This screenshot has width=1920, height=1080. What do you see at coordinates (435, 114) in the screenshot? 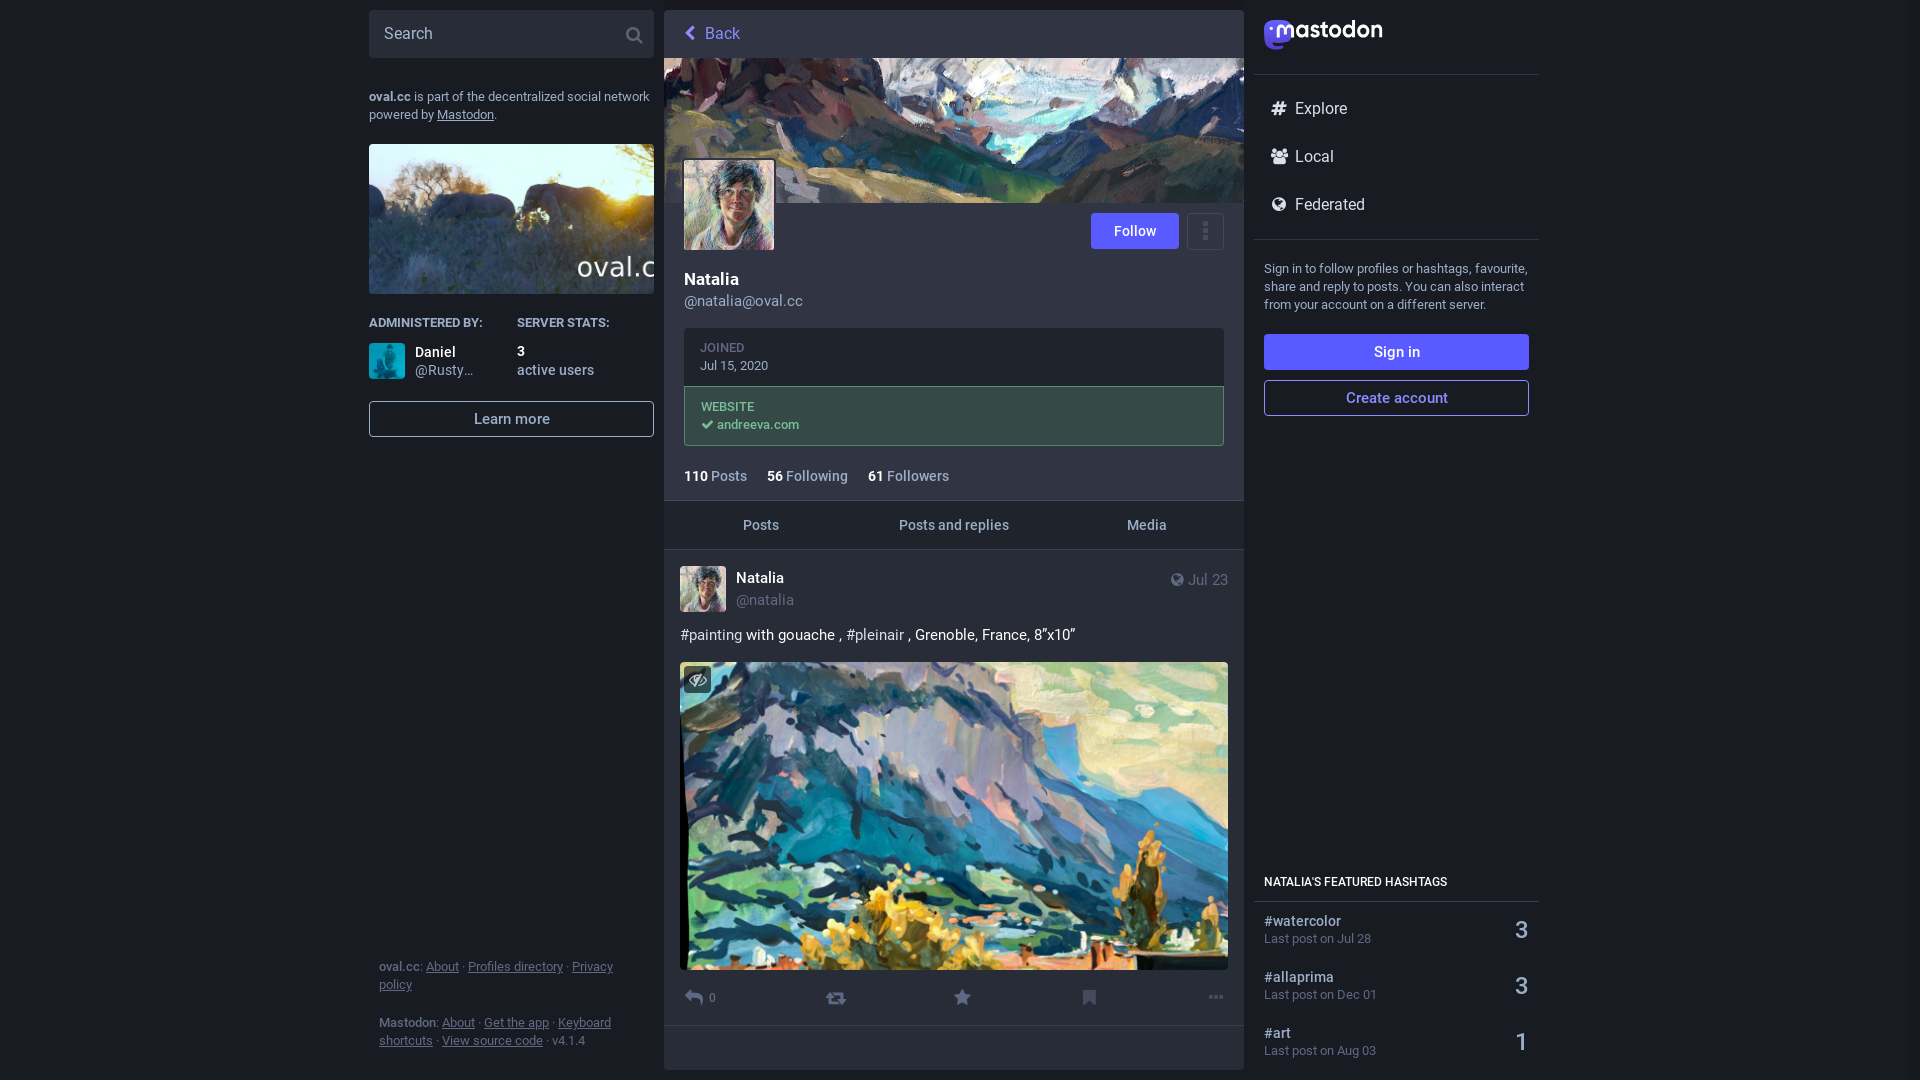
I see `'Mastodon'` at bounding box center [435, 114].